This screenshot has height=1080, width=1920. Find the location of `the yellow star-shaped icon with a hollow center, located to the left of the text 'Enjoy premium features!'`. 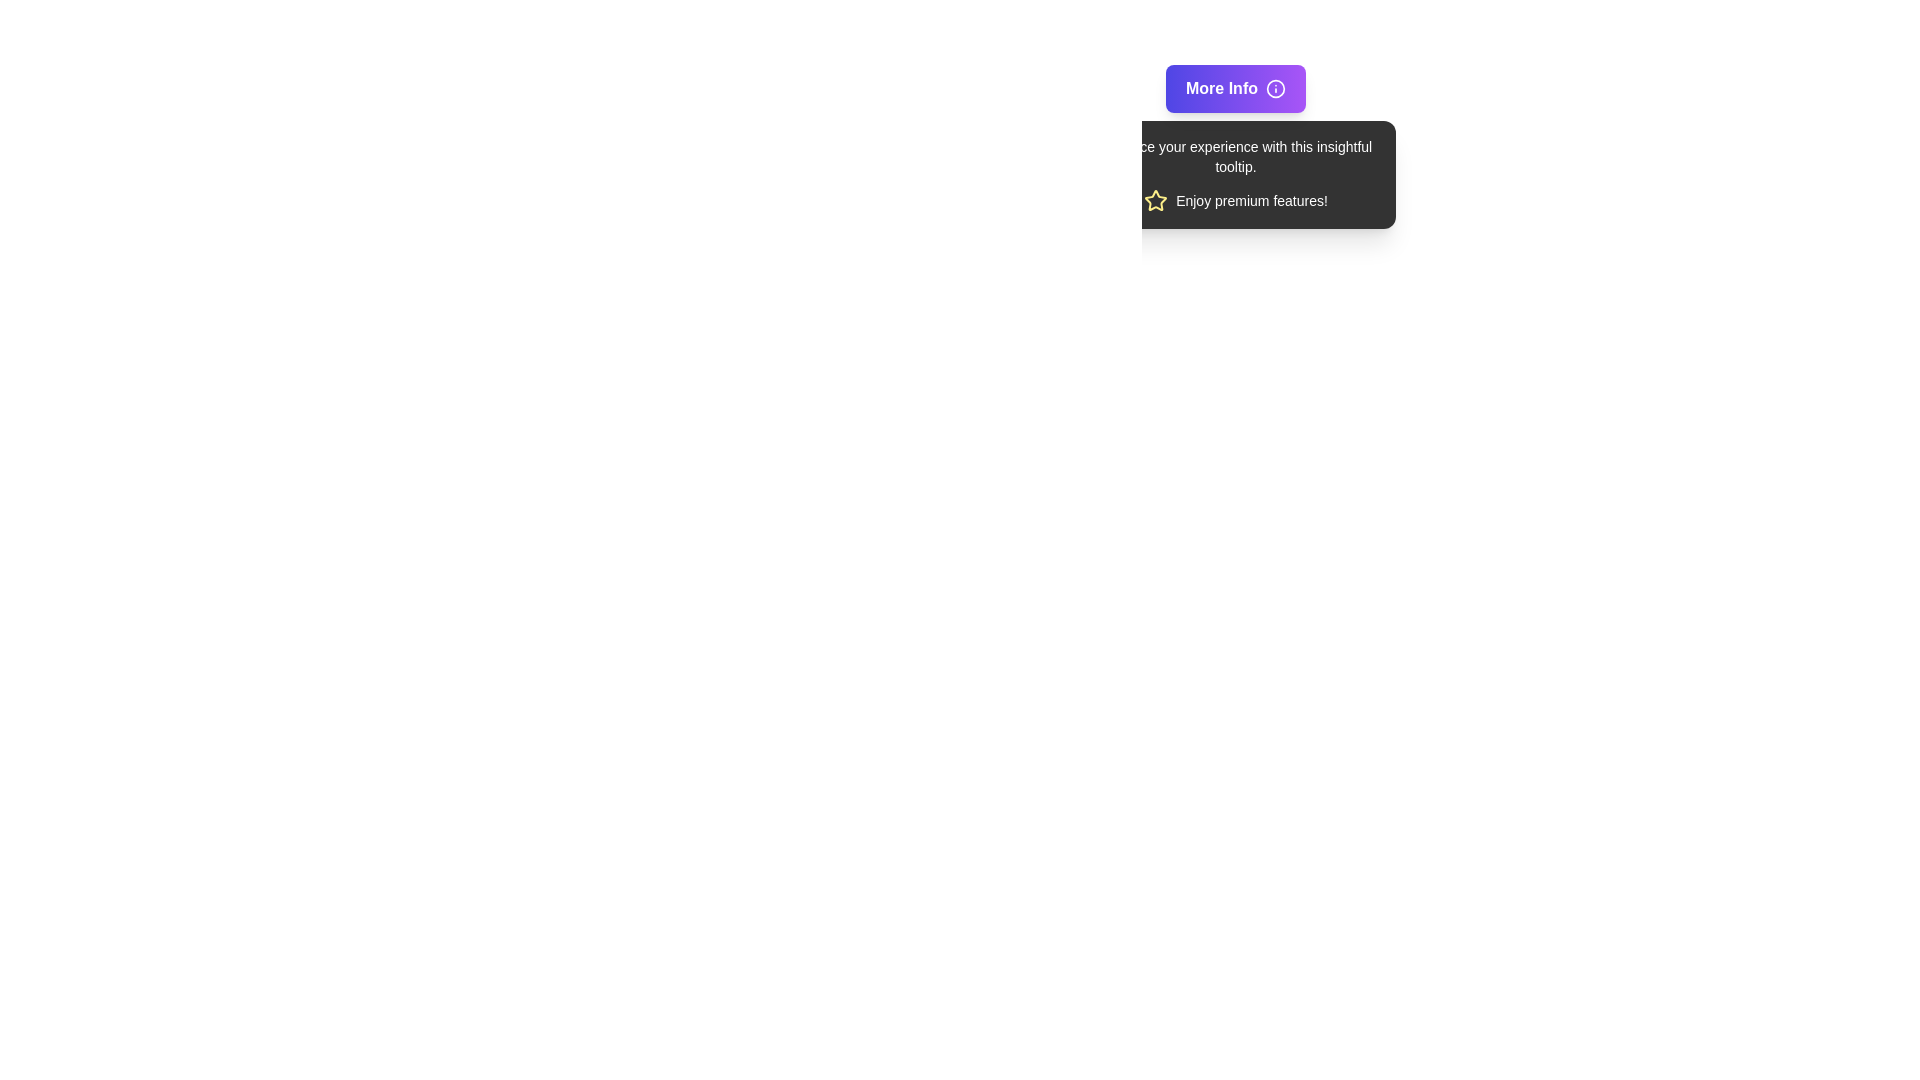

the yellow star-shaped icon with a hollow center, located to the left of the text 'Enjoy premium features!' is located at coordinates (1156, 200).